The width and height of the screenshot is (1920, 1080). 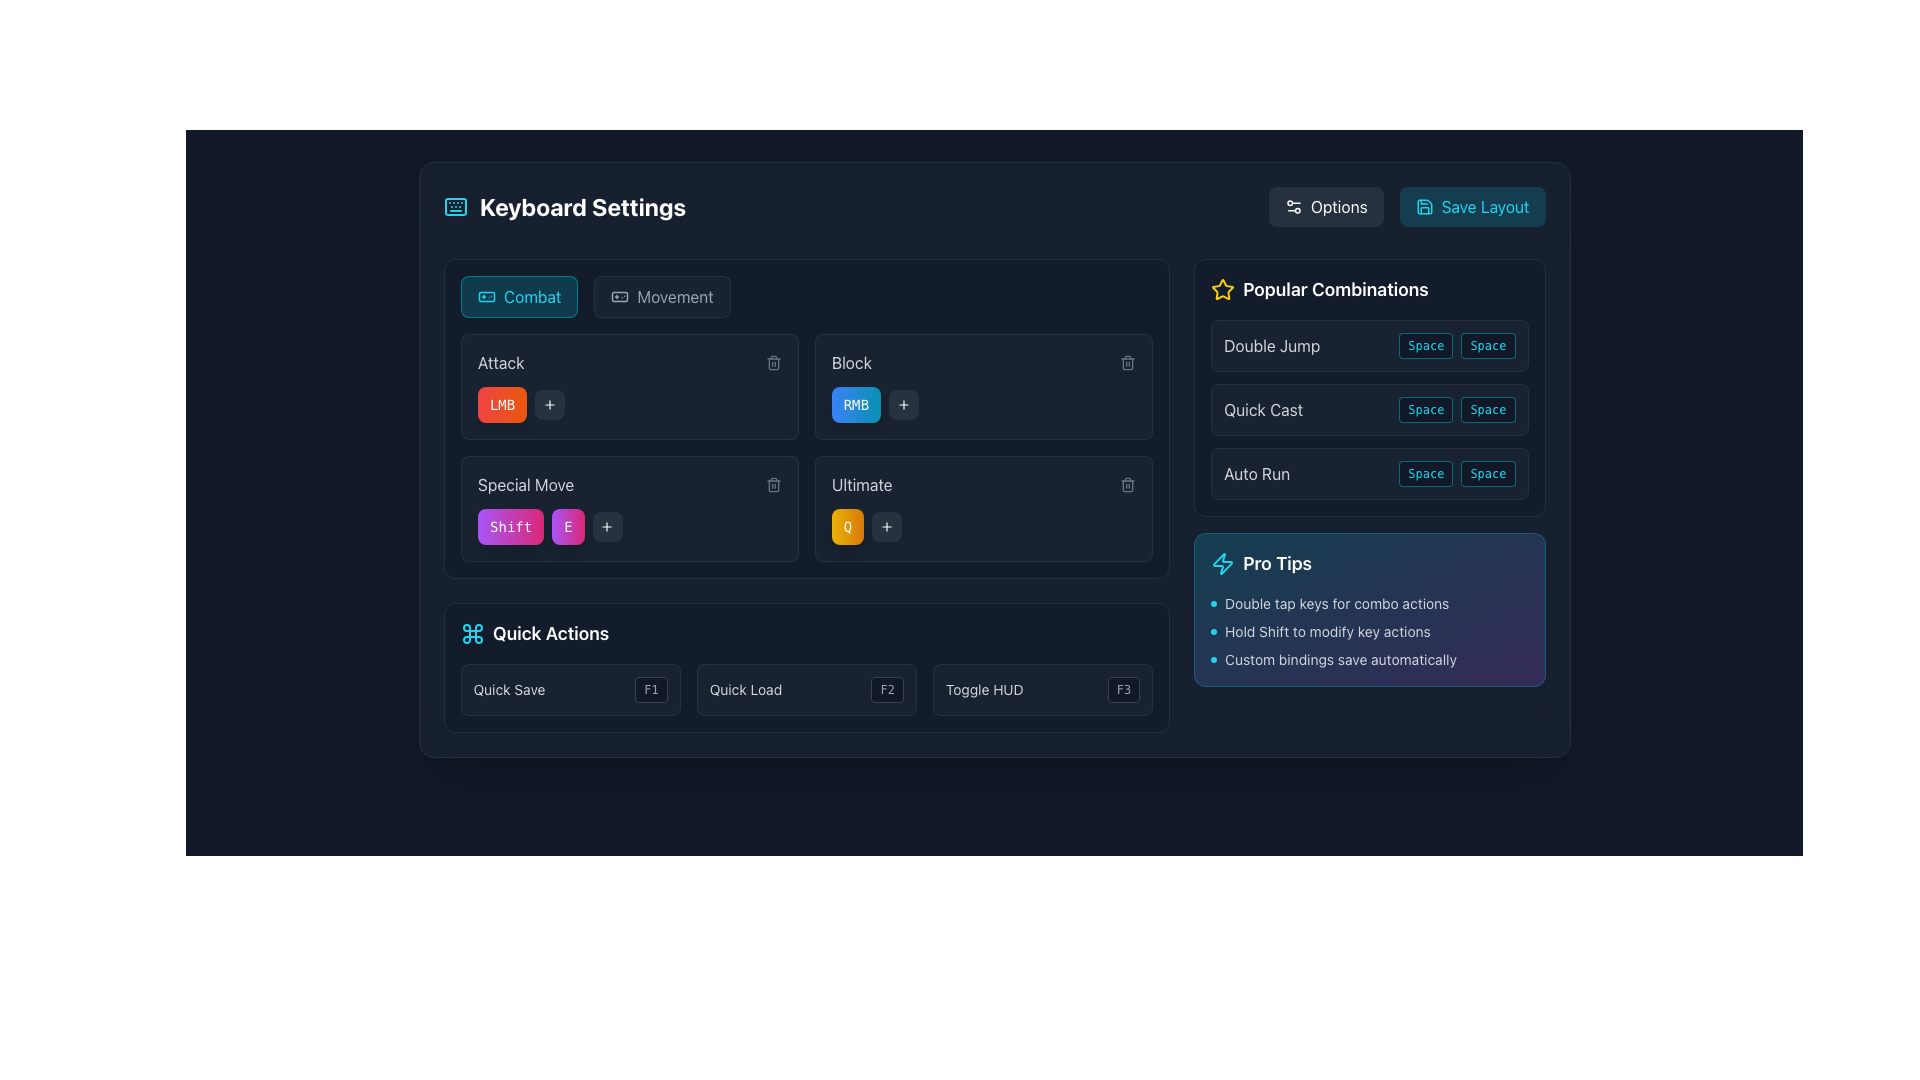 What do you see at coordinates (618, 297) in the screenshot?
I see `the gamepad icon element that represents the 'Movement' button's functionality, located in the 'Keyboard Settings' section of the application` at bounding box center [618, 297].